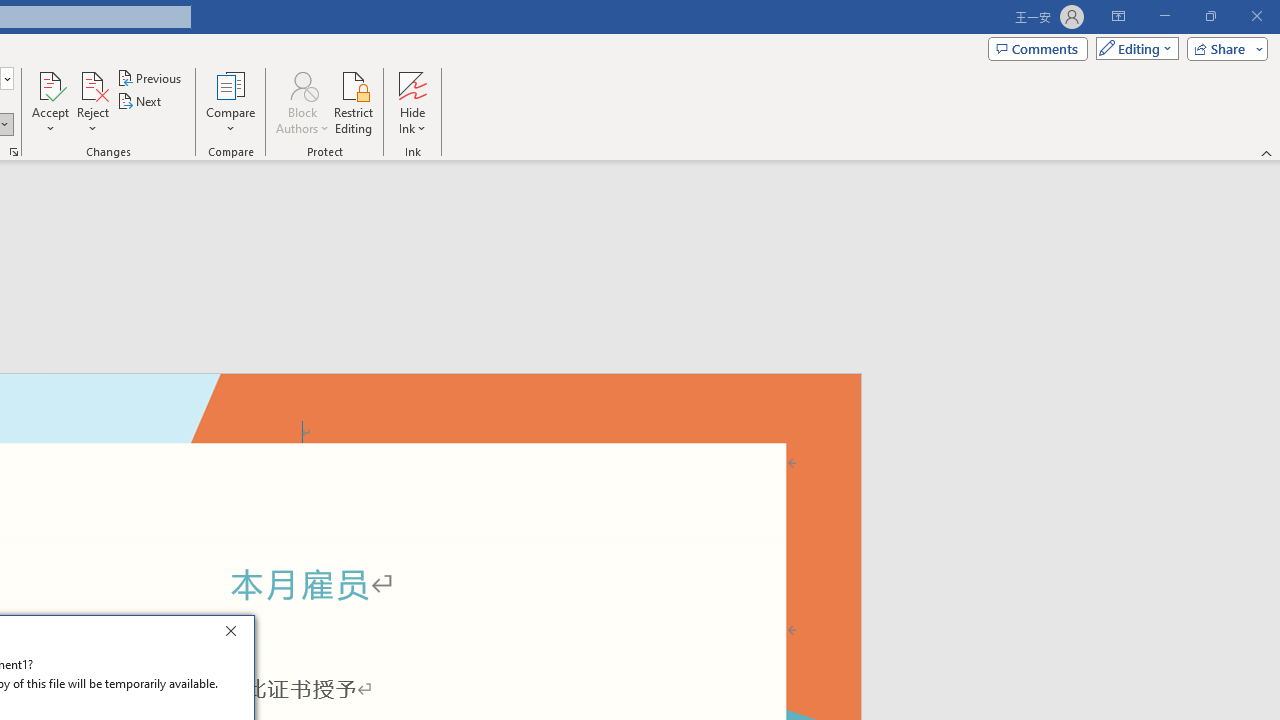 Image resolution: width=1280 pixels, height=720 pixels. What do you see at coordinates (1117, 16) in the screenshot?
I see `'Ribbon Display Options'` at bounding box center [1117, 16].